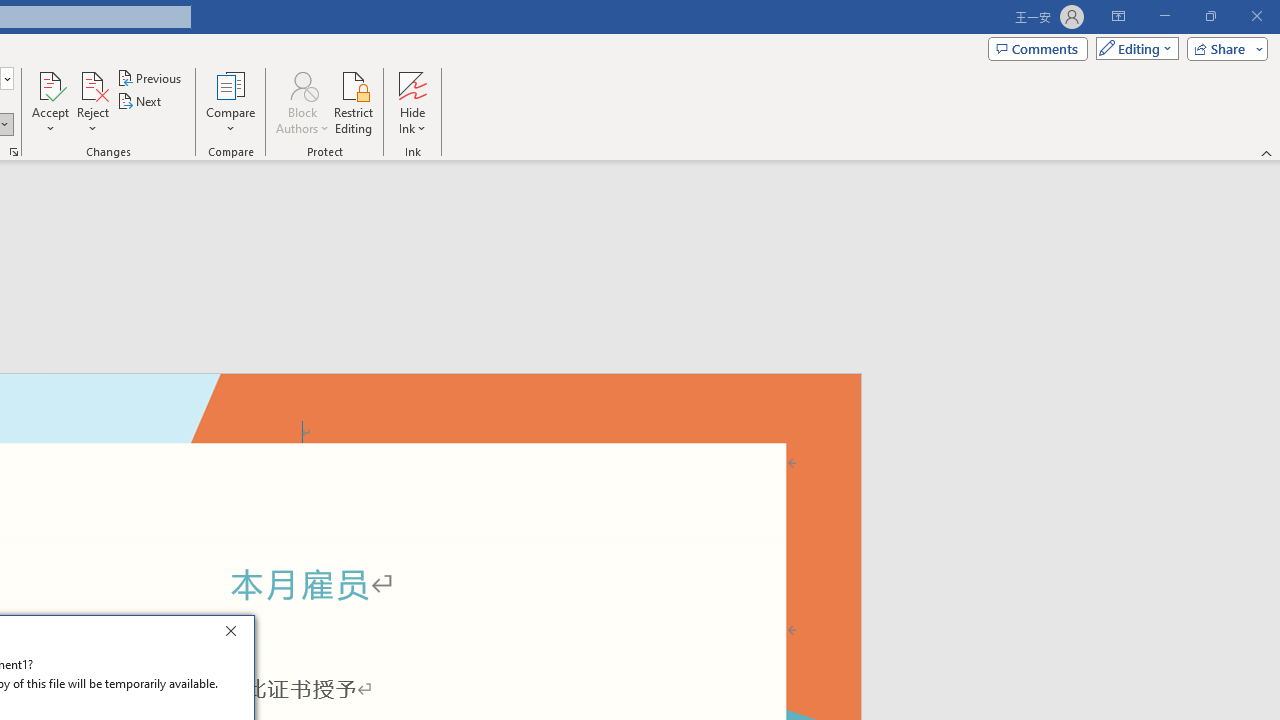 Image resolution: width=1280 pixels, height=720 pixels. What do you see at coordinates (1117, 16) in the screenshot?
I see `'Ribbon Display Options'` at bounding box center [1117, 16].